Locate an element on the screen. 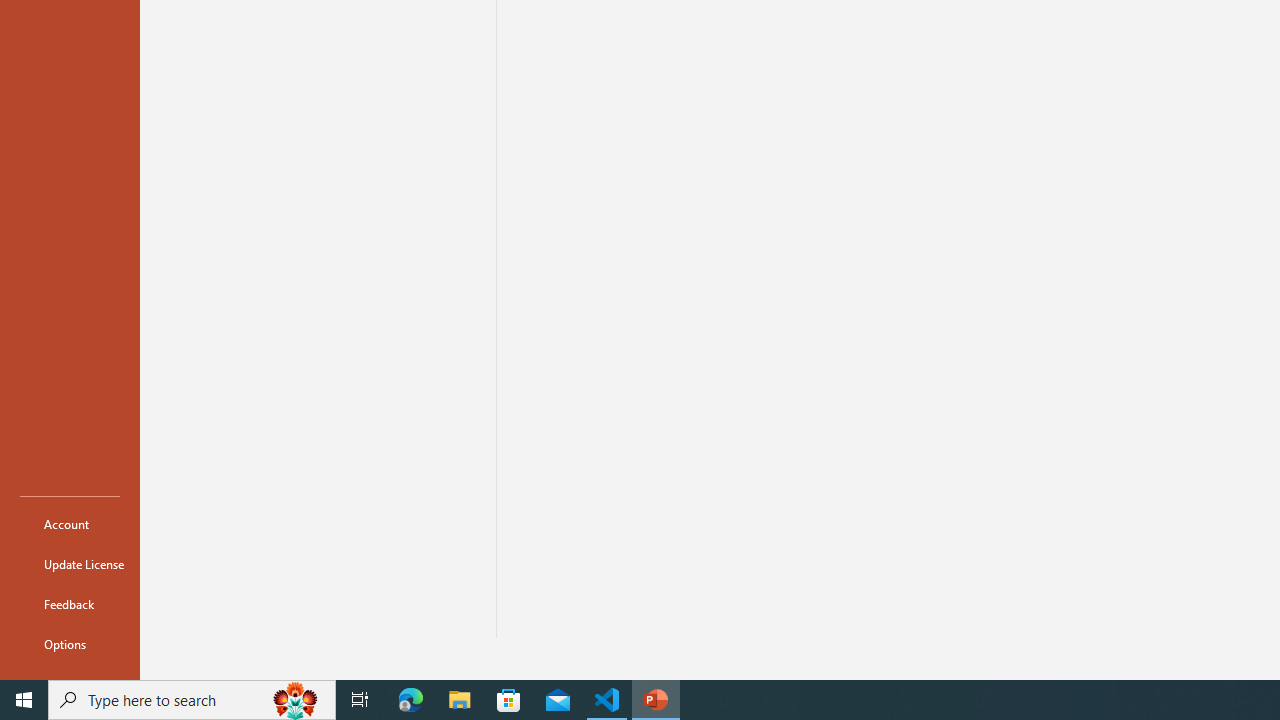 Image resolution: width=1280 pixels, height=720 pixels. 'Options' is located at coordinates (69, 644).